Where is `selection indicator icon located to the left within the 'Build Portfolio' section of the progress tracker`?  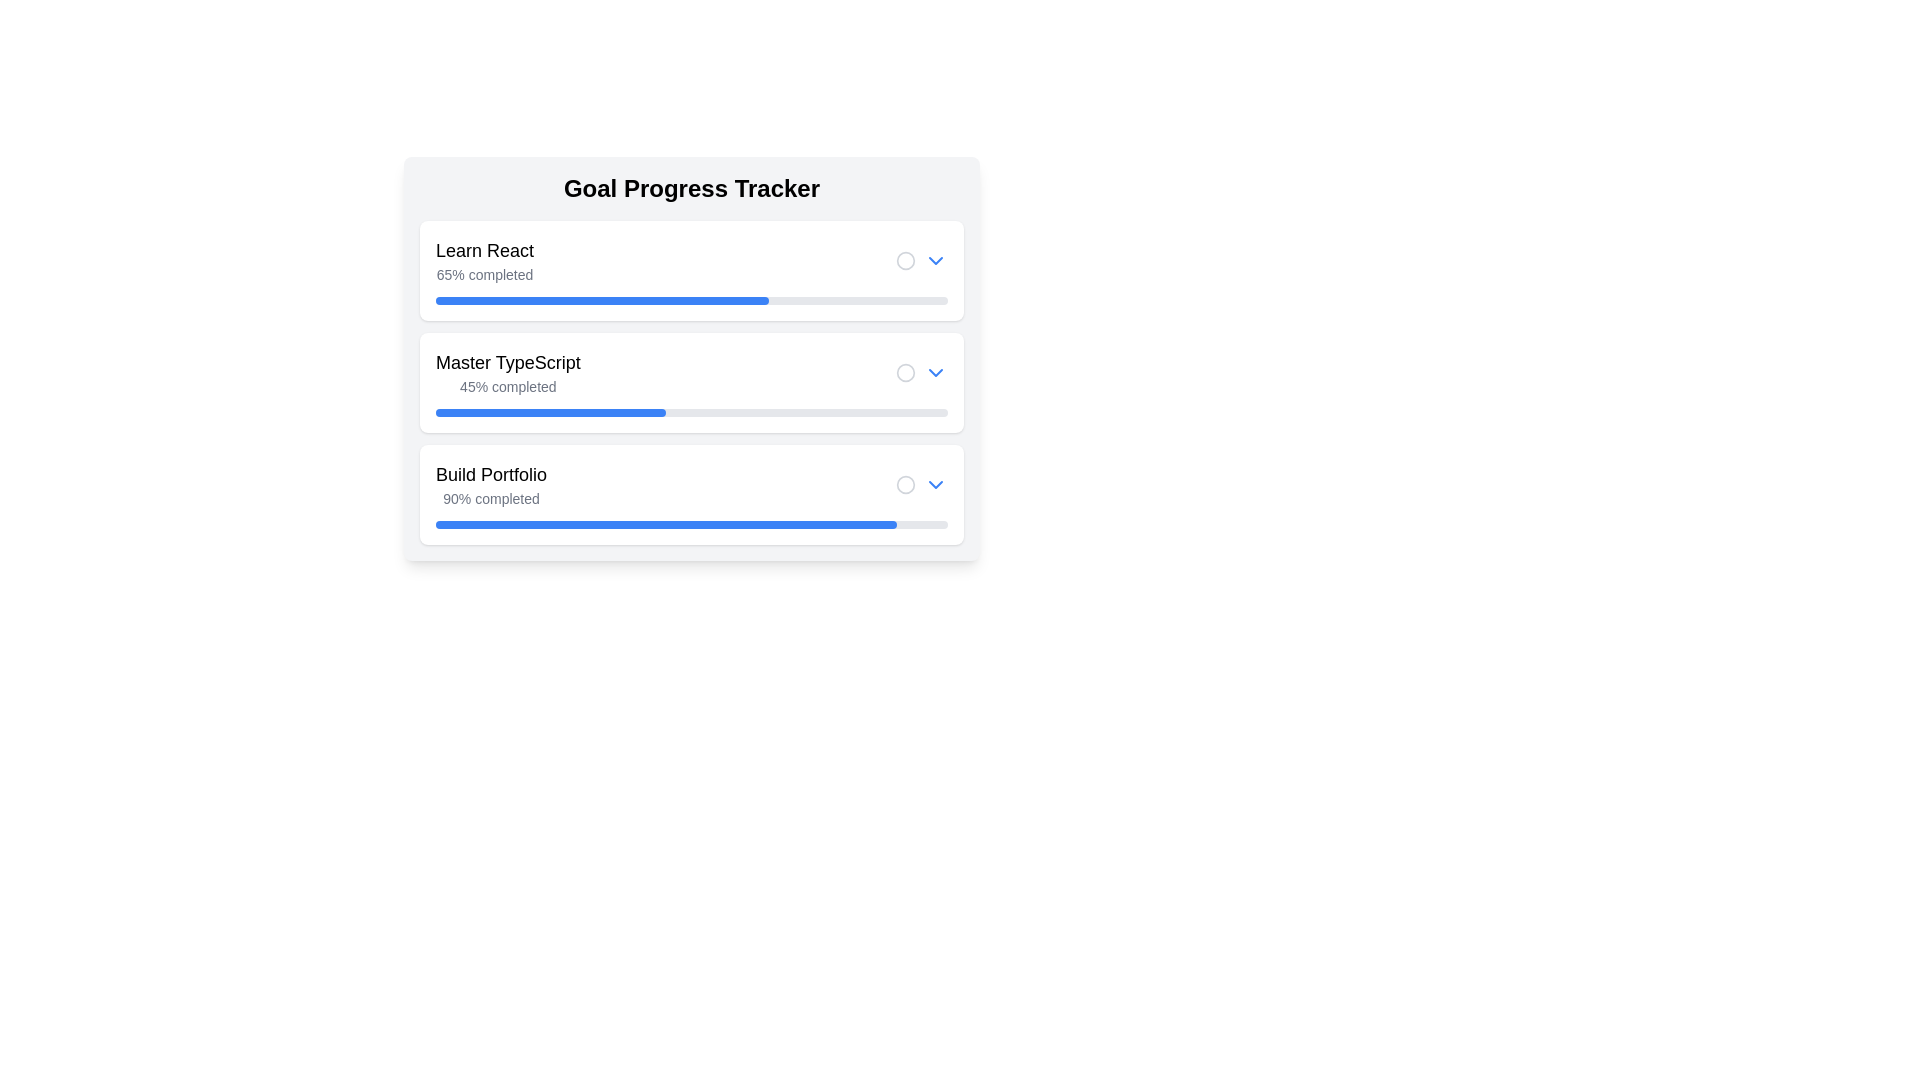
selection indicator icon located to the left within the 'Build Portfolio' section of the progress tracker is located at coordinates (905, 485).